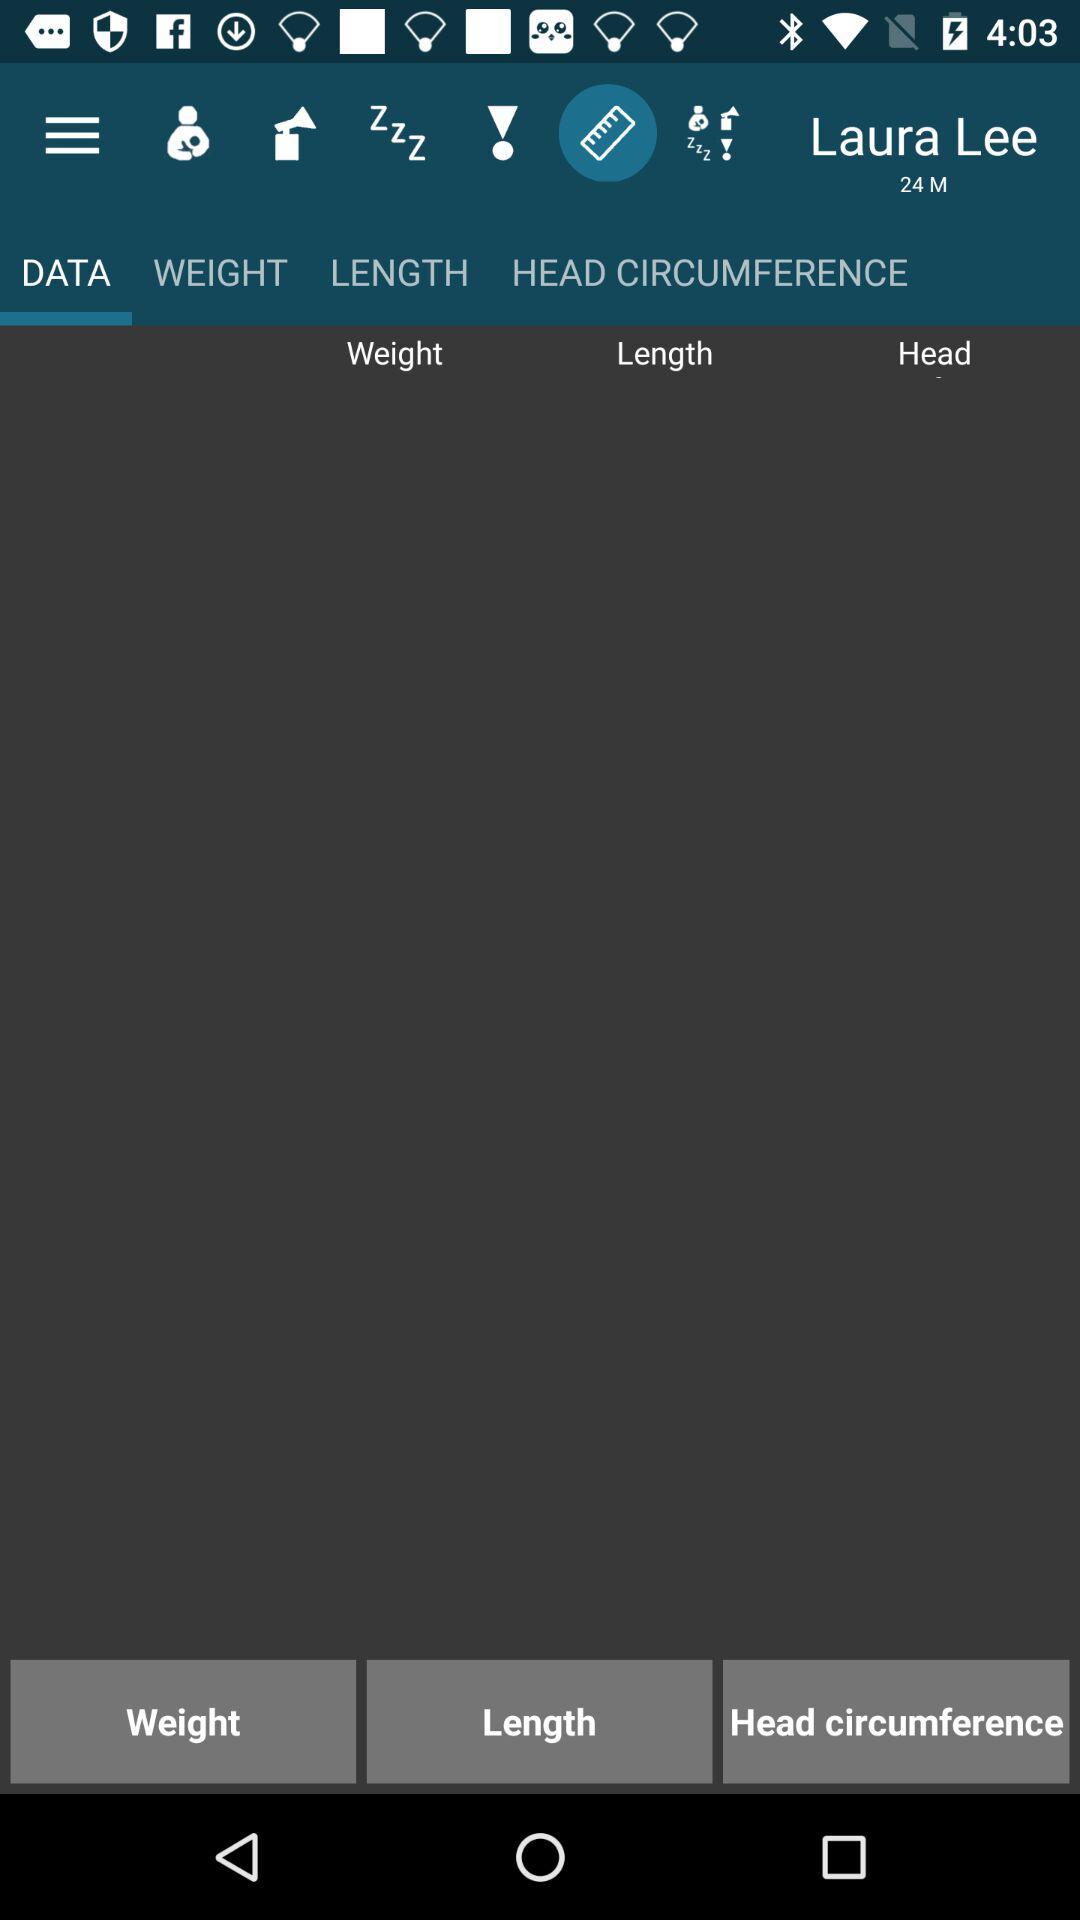  I want to click on the label icon, so click(606, 131).